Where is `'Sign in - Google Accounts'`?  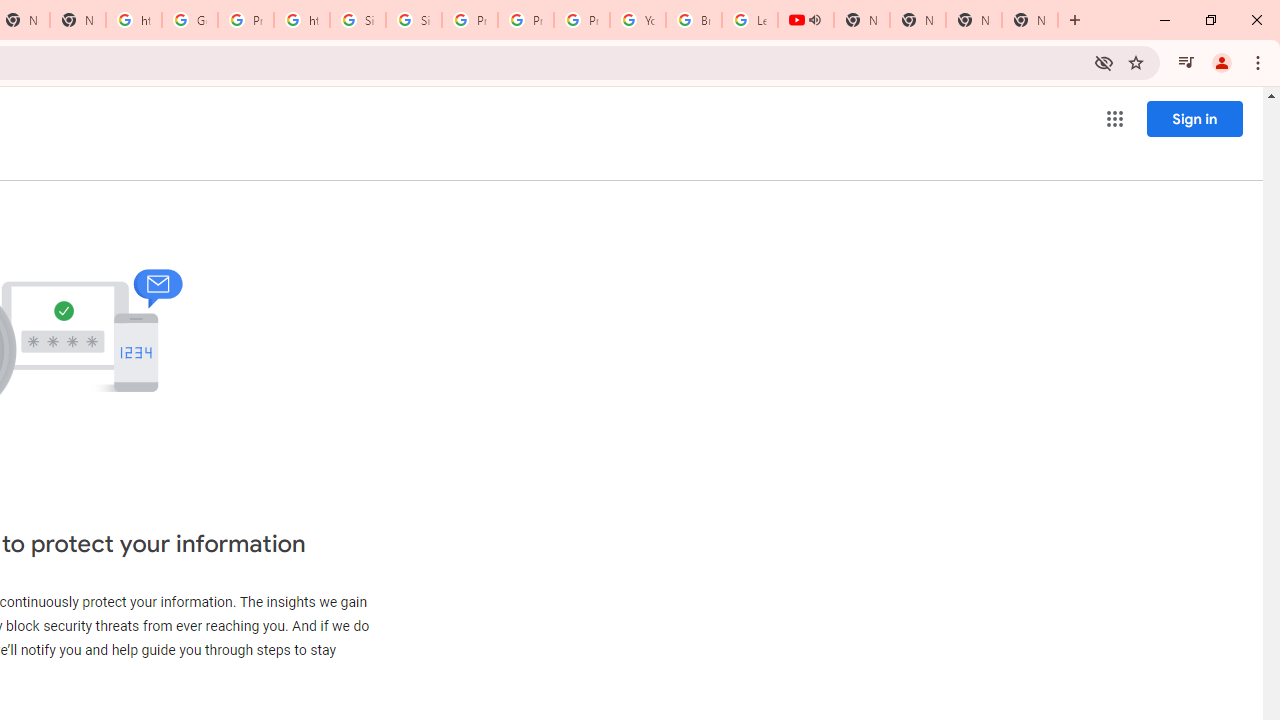
'Sign in - Google Accounts' is located at coordinates (358, 20).